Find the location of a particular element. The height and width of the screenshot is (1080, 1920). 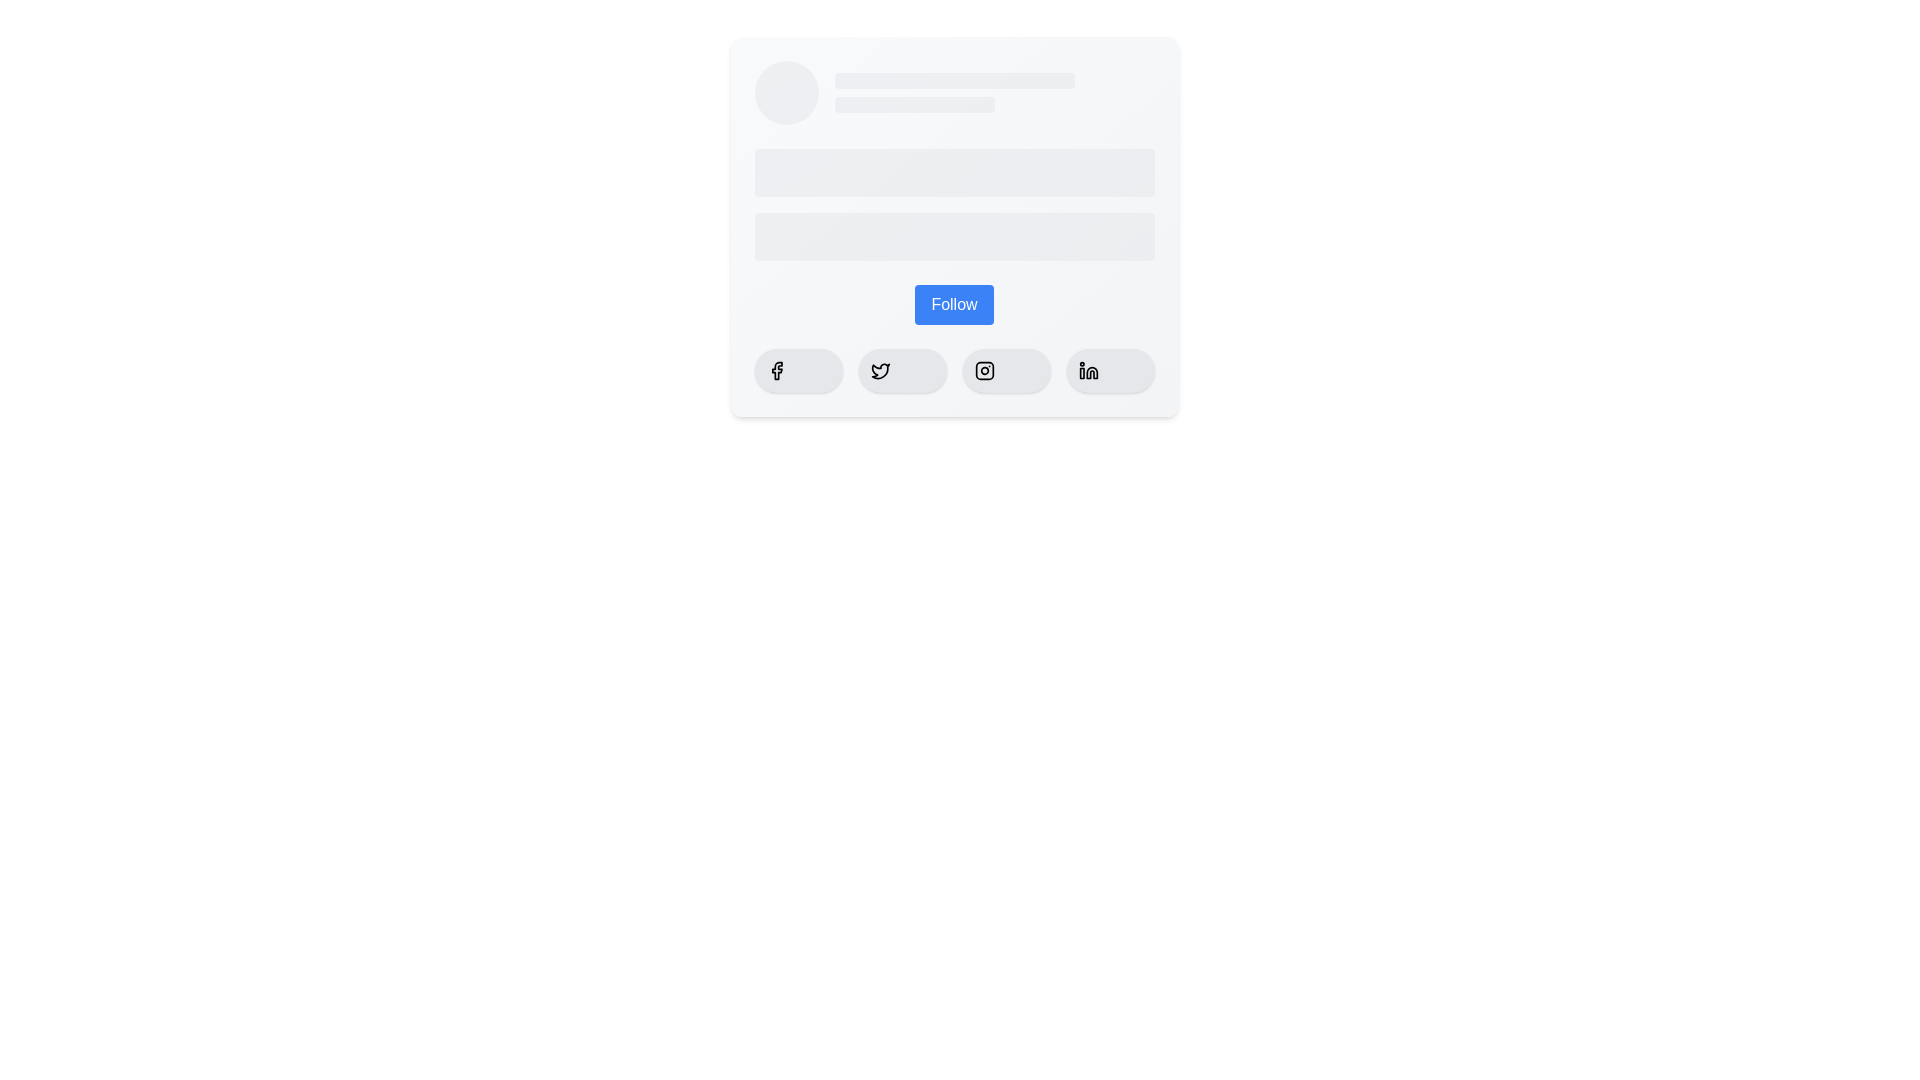

the Twitter button, which is the second button from the left in the grid of buttons is located at coordinates (901, 370).